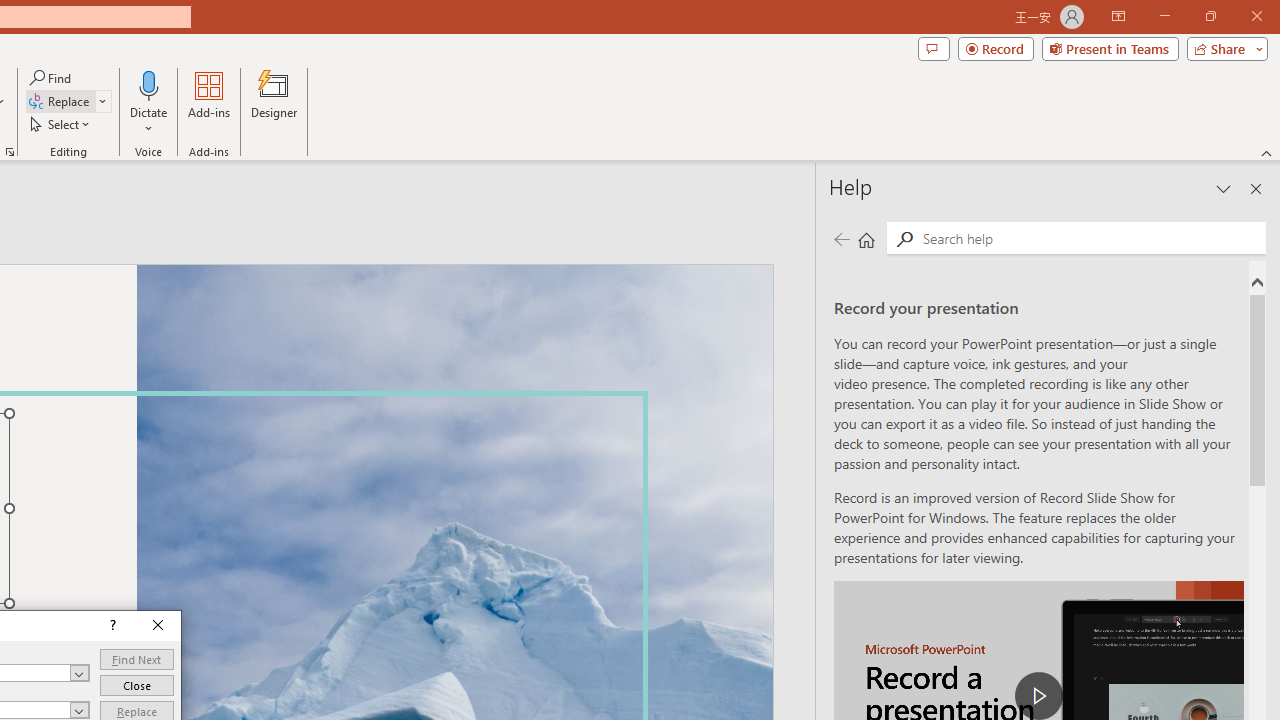  Describe the element at coordinates (841, 238) in the screenshot. I see `'Previous page'` at that location.